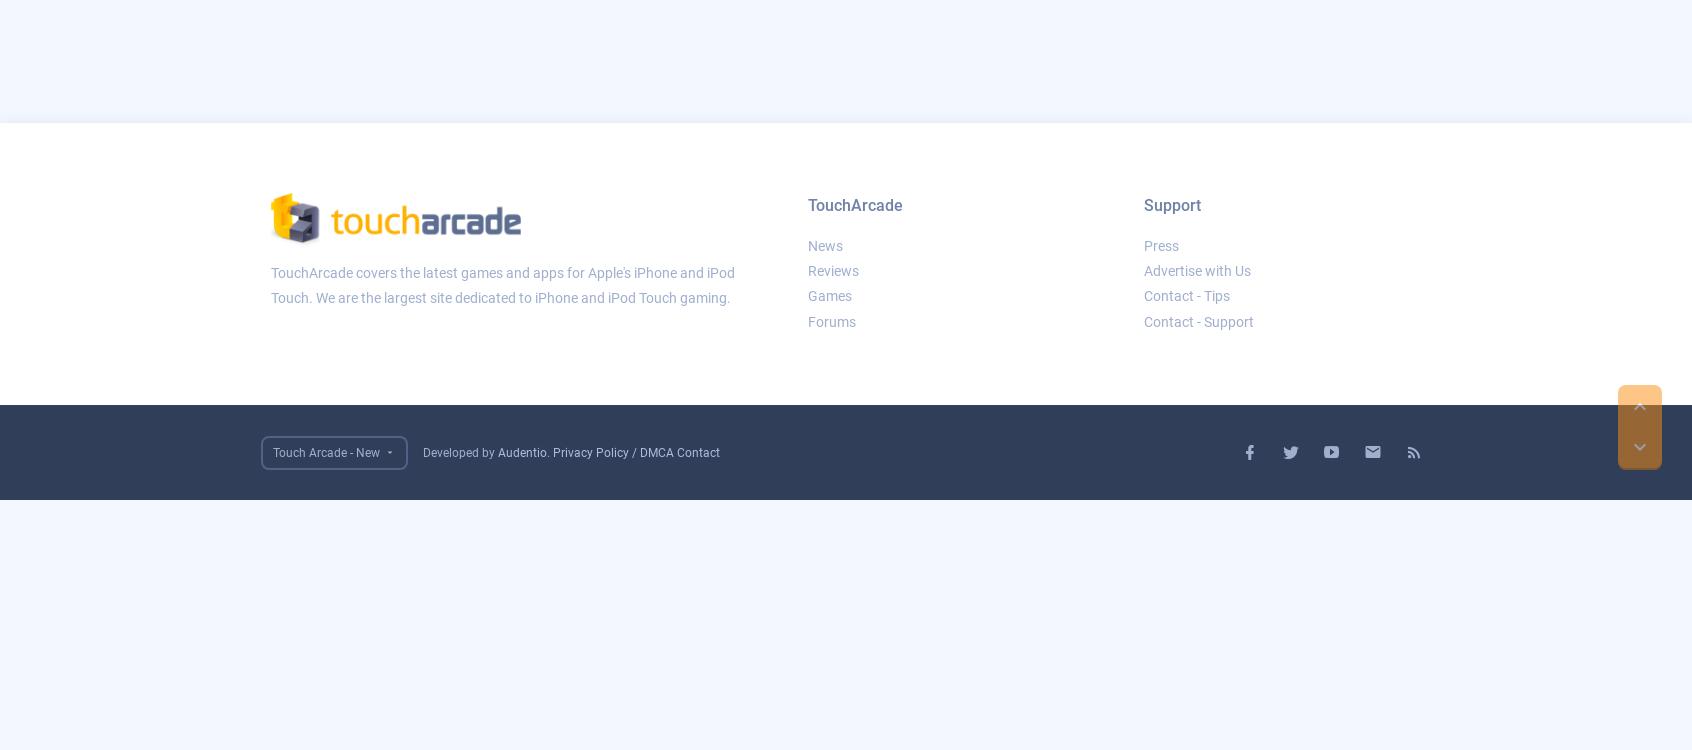 The height and width of the screenshot is (750, 1692). What do you see at coordinates (272, 451) in the screenshot?
I see `'Touch Arcade - New'` at bounding box center [272, 451].